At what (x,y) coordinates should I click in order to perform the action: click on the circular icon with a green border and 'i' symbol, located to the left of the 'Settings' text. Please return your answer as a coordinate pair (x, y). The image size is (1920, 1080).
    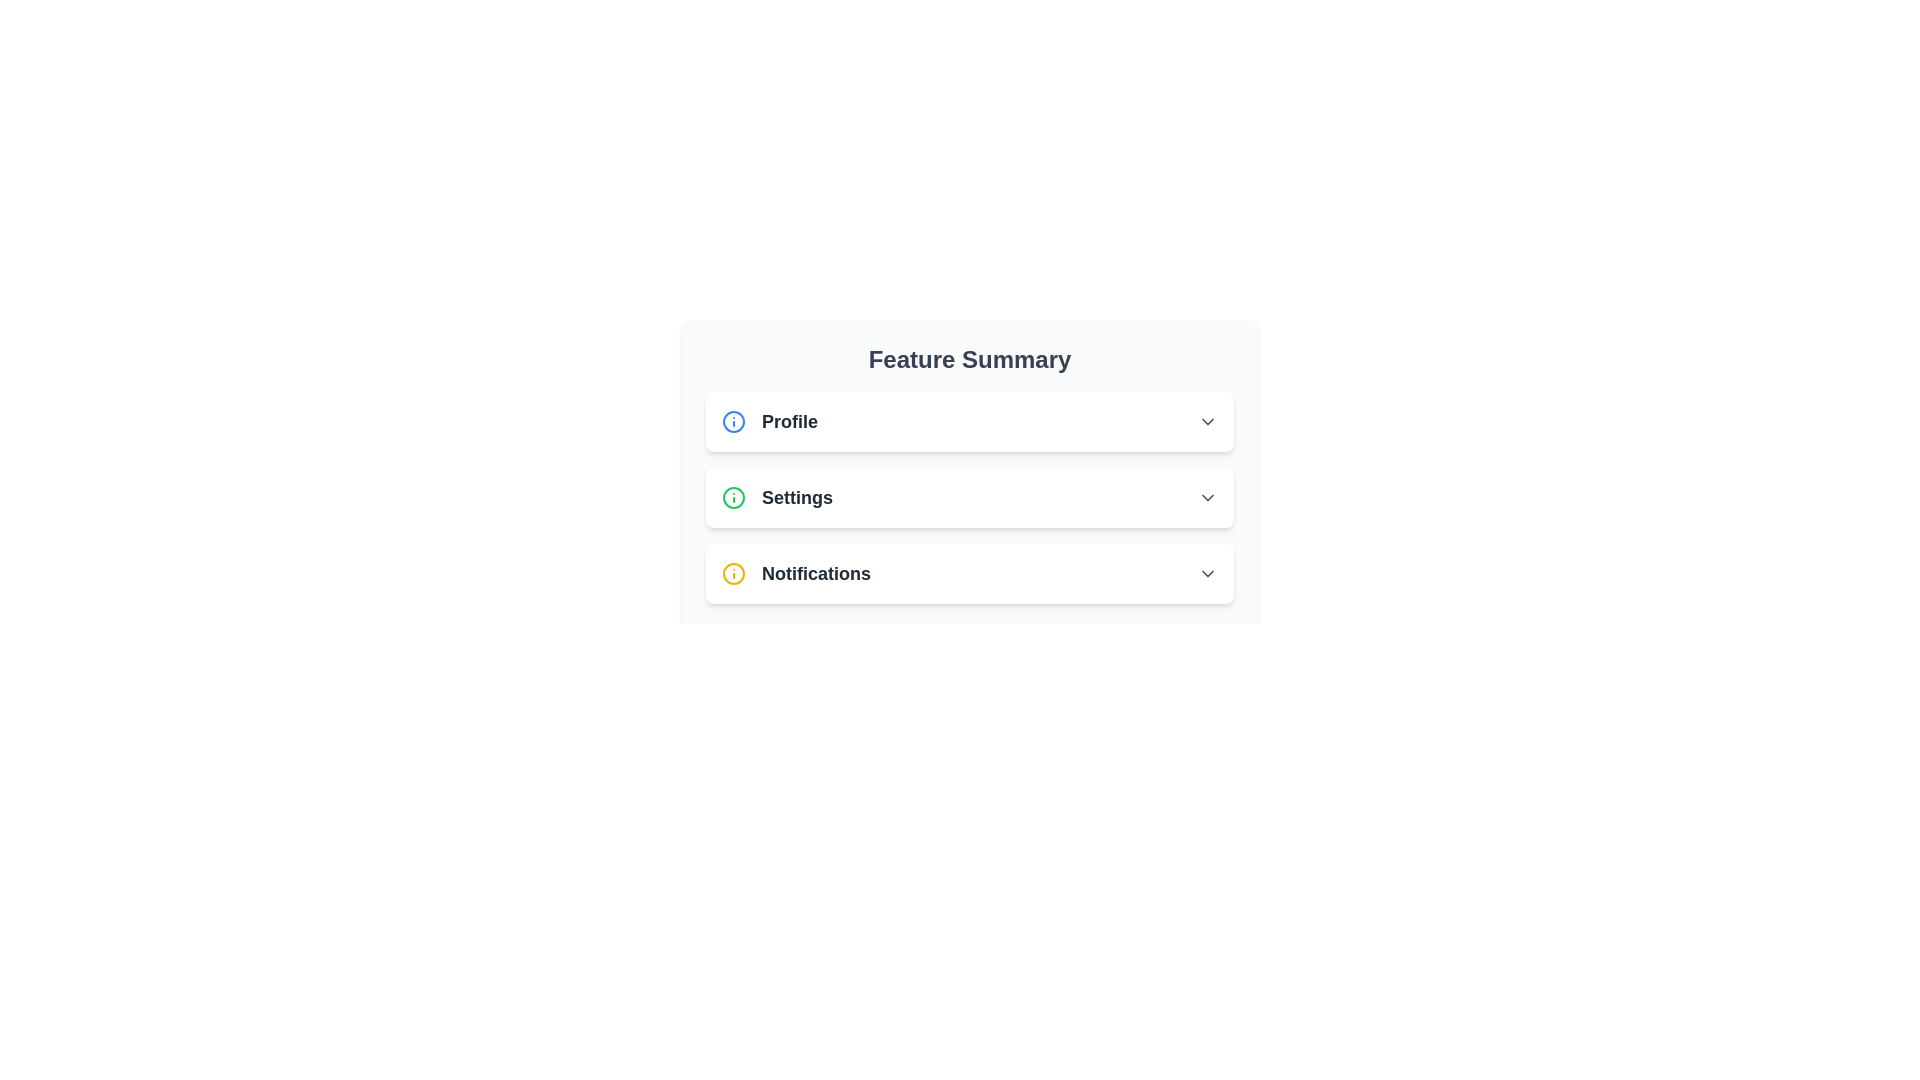
    Looking at the image, I should click on (733, 496).